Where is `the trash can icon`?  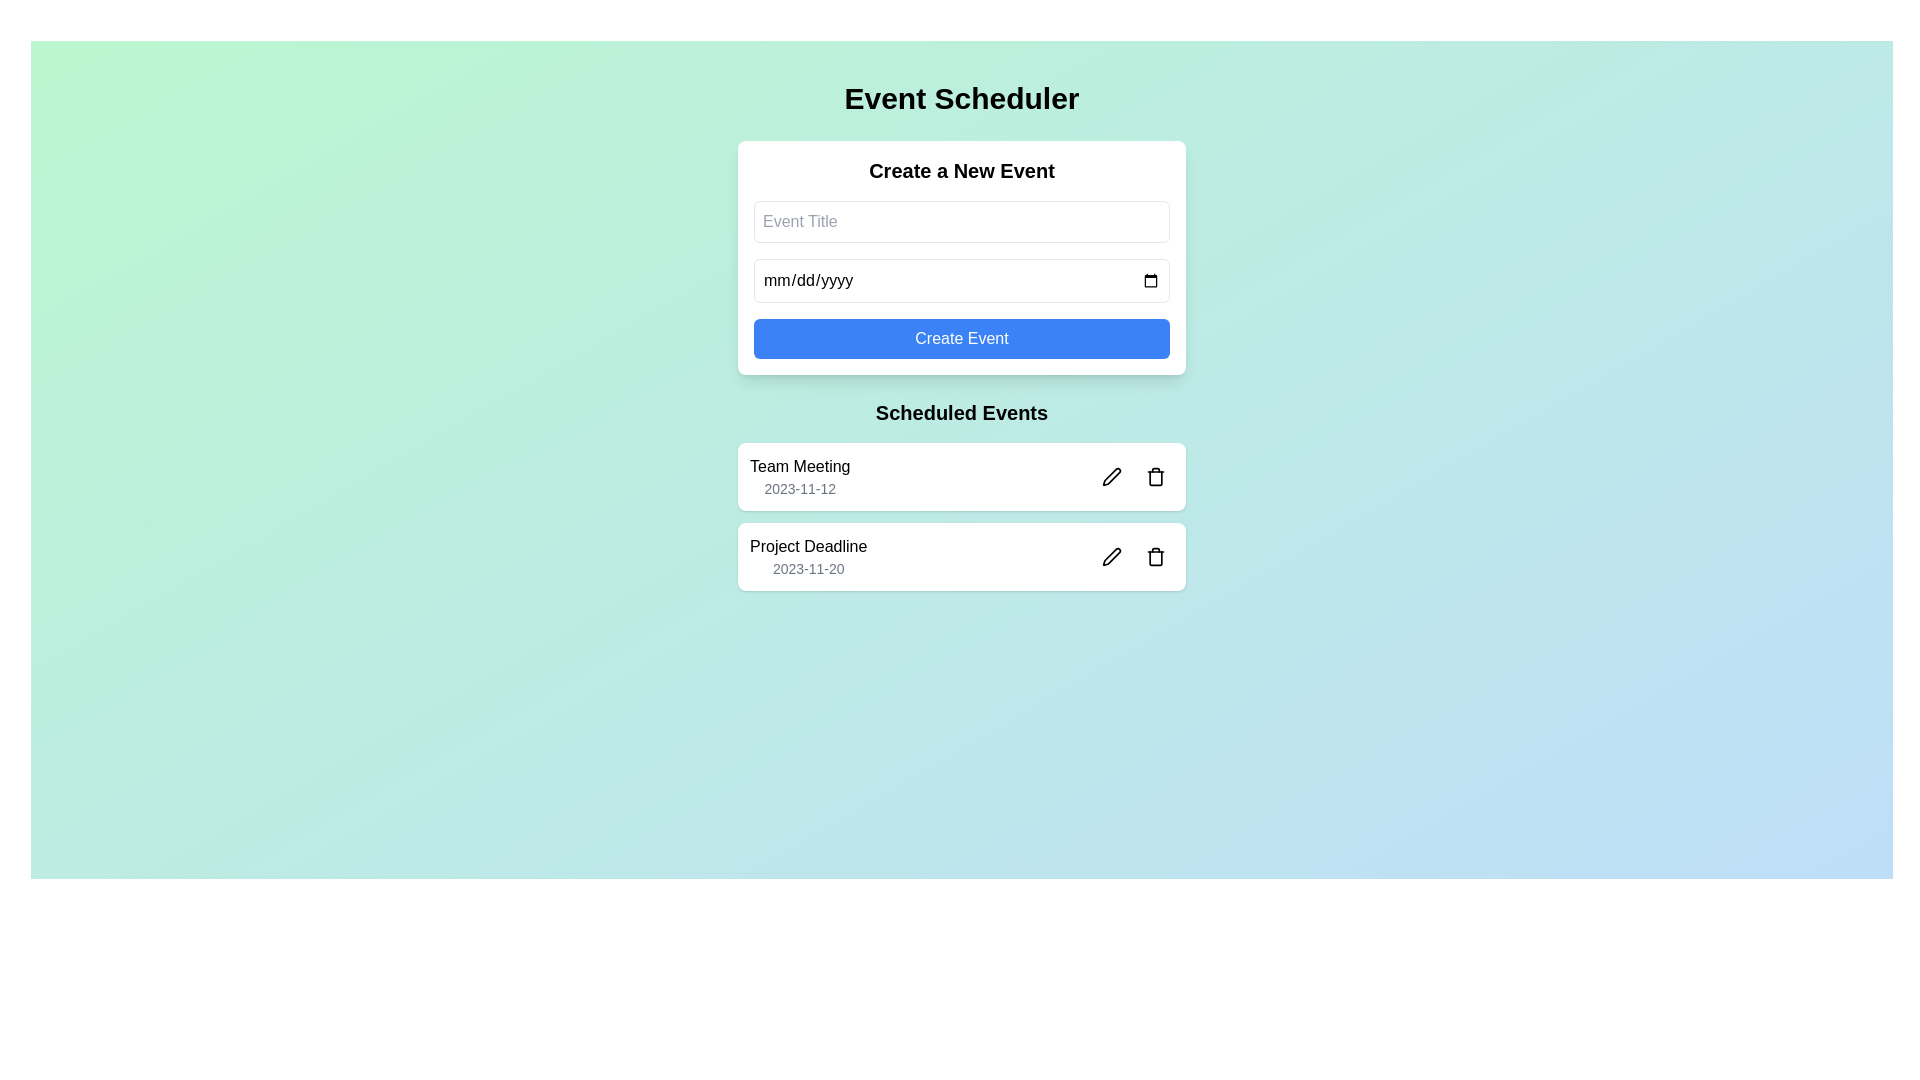
the trash can icon is located at coordinates (1156, 556).